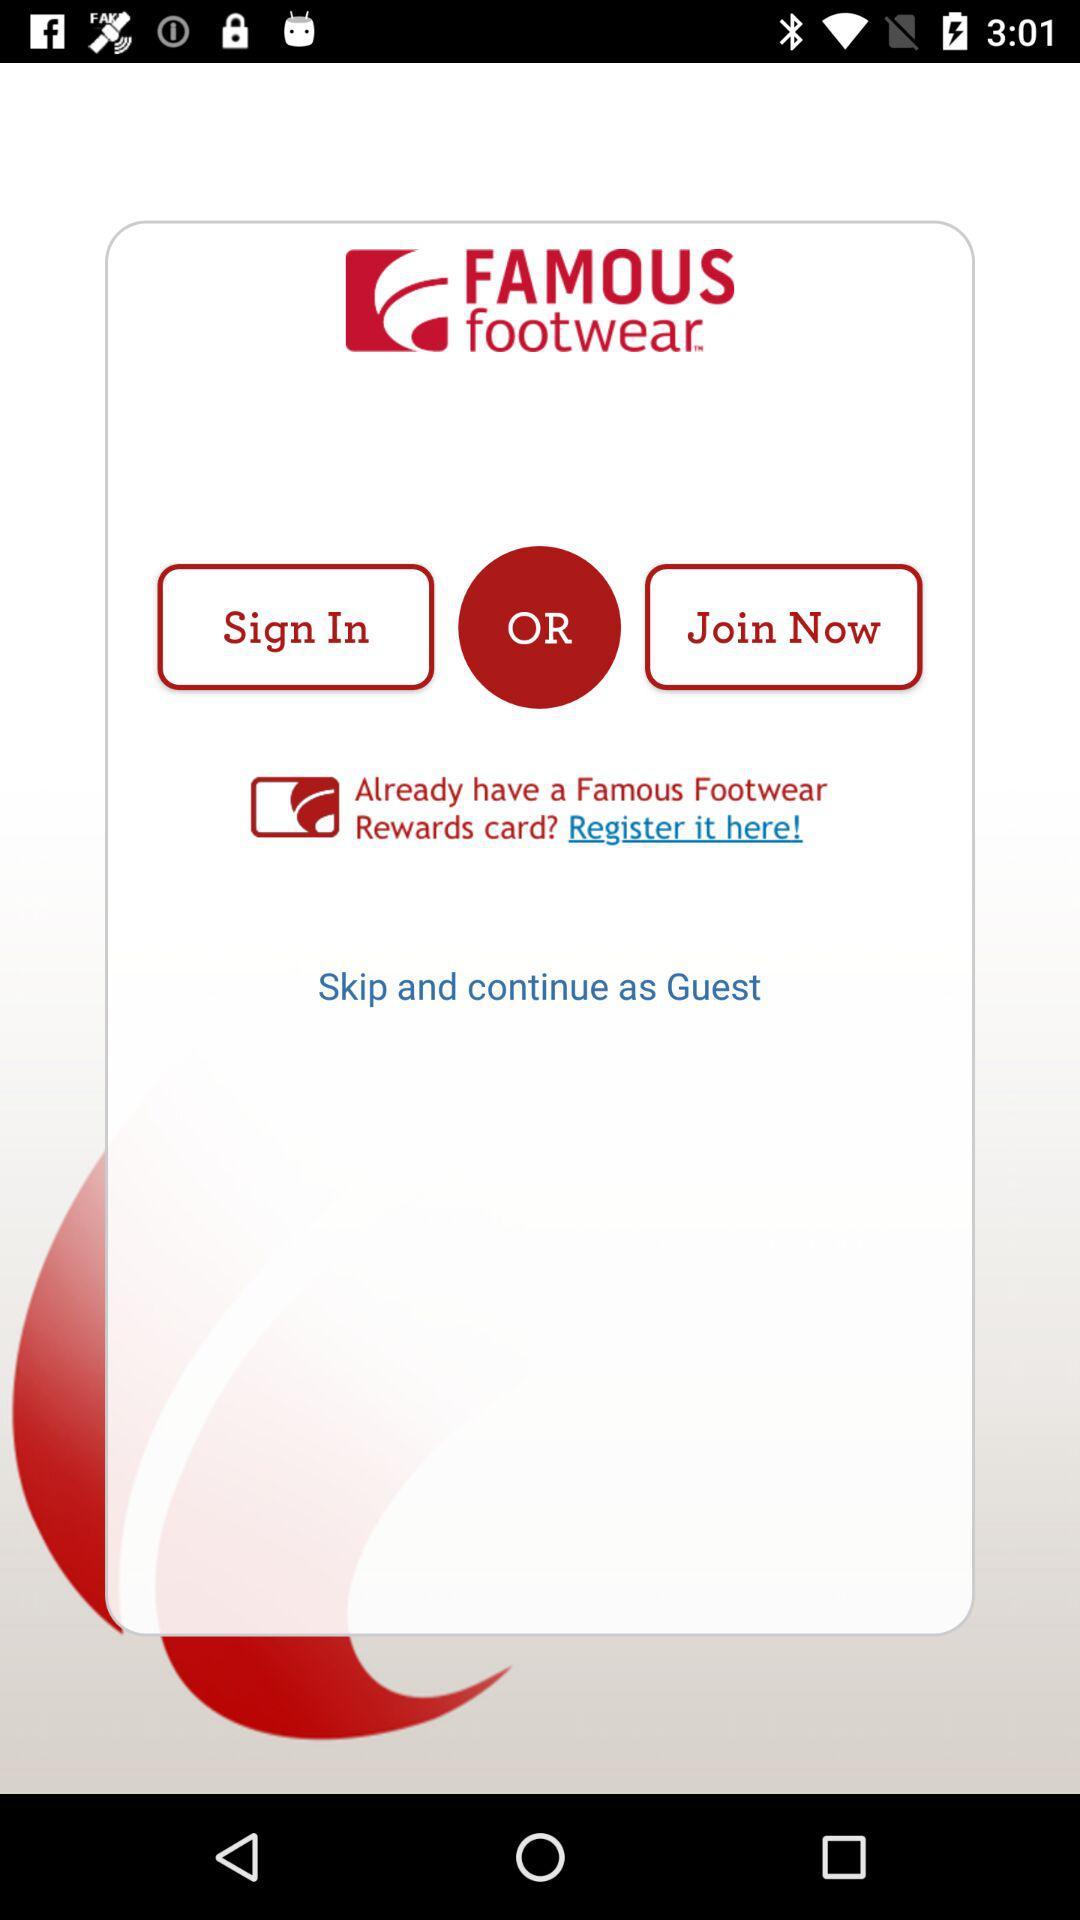  I want to click on the icon at the top left corner, so click(295, 626).